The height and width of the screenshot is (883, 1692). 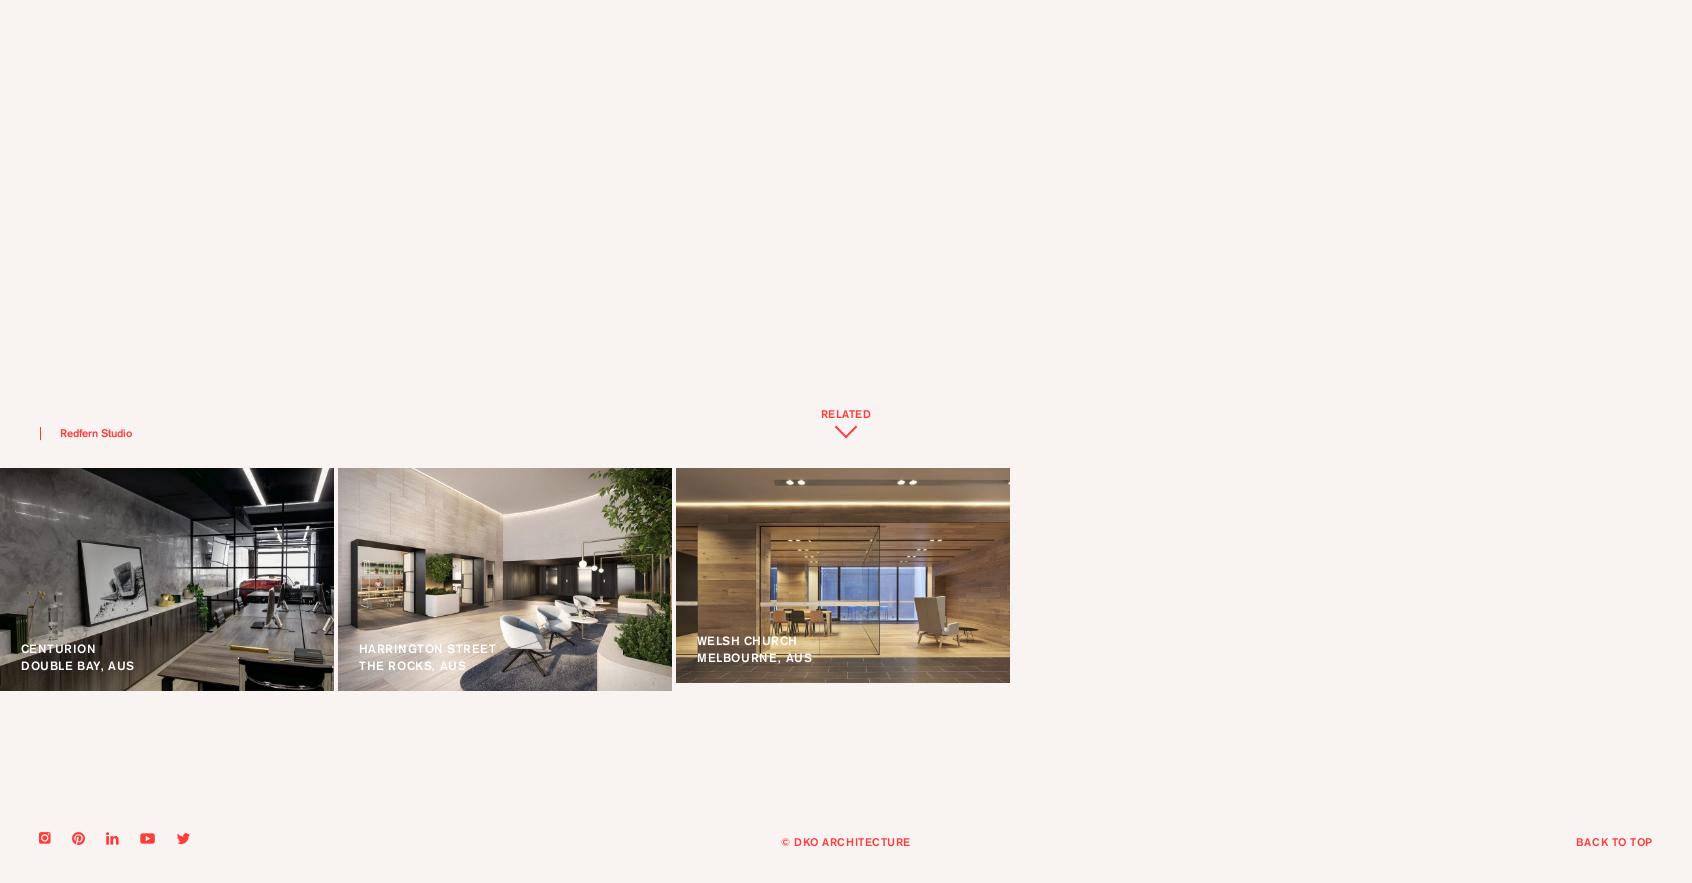 I want to click on 'DOUBLE BAY, AUS', so click(x=19, y=666).